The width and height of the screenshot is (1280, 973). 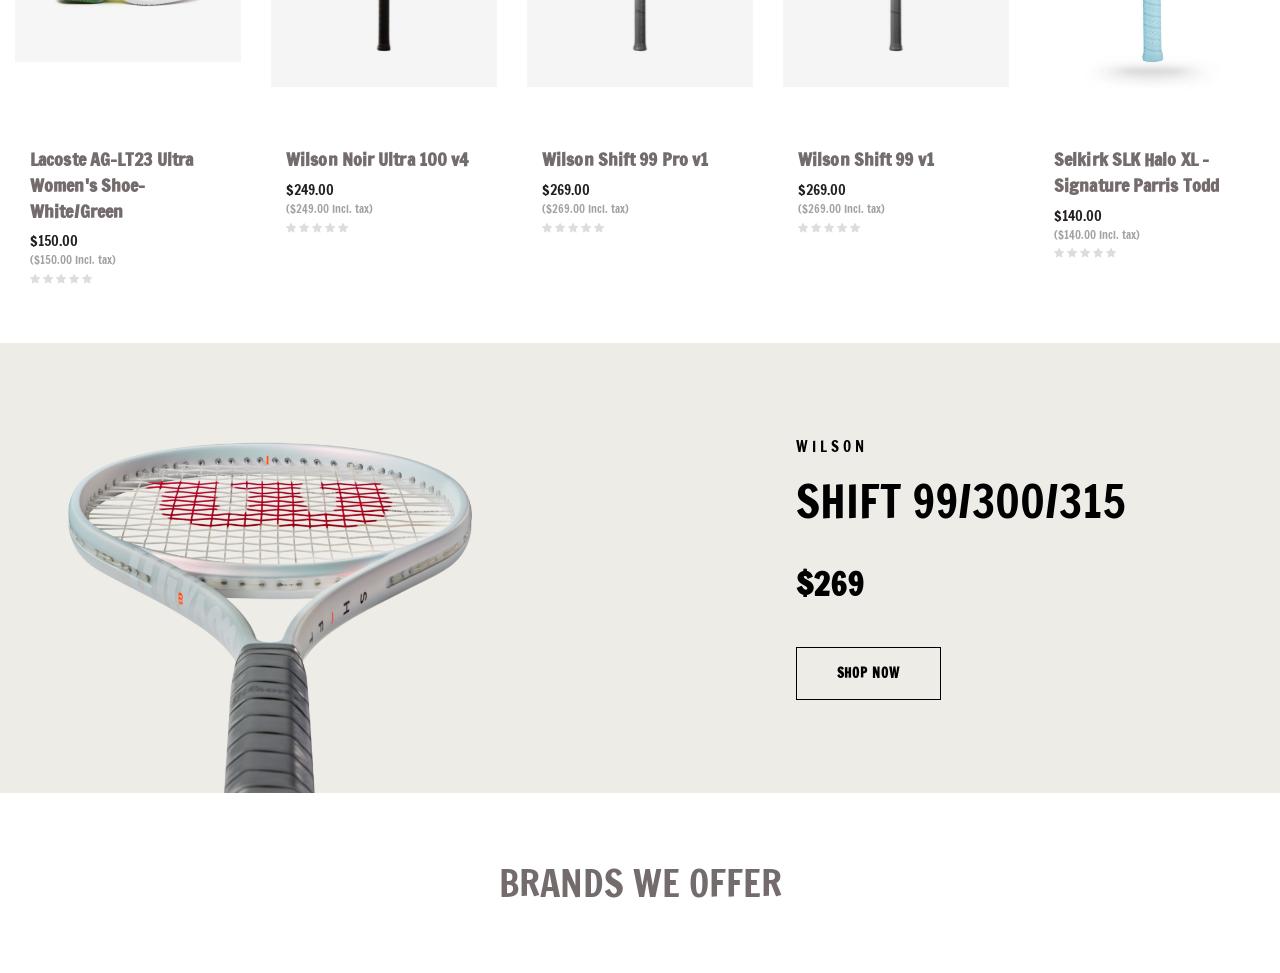 I want to click on 'Selkirk SLK Halo XL - Signature Parris Todd', so click(x=1136, y=171).